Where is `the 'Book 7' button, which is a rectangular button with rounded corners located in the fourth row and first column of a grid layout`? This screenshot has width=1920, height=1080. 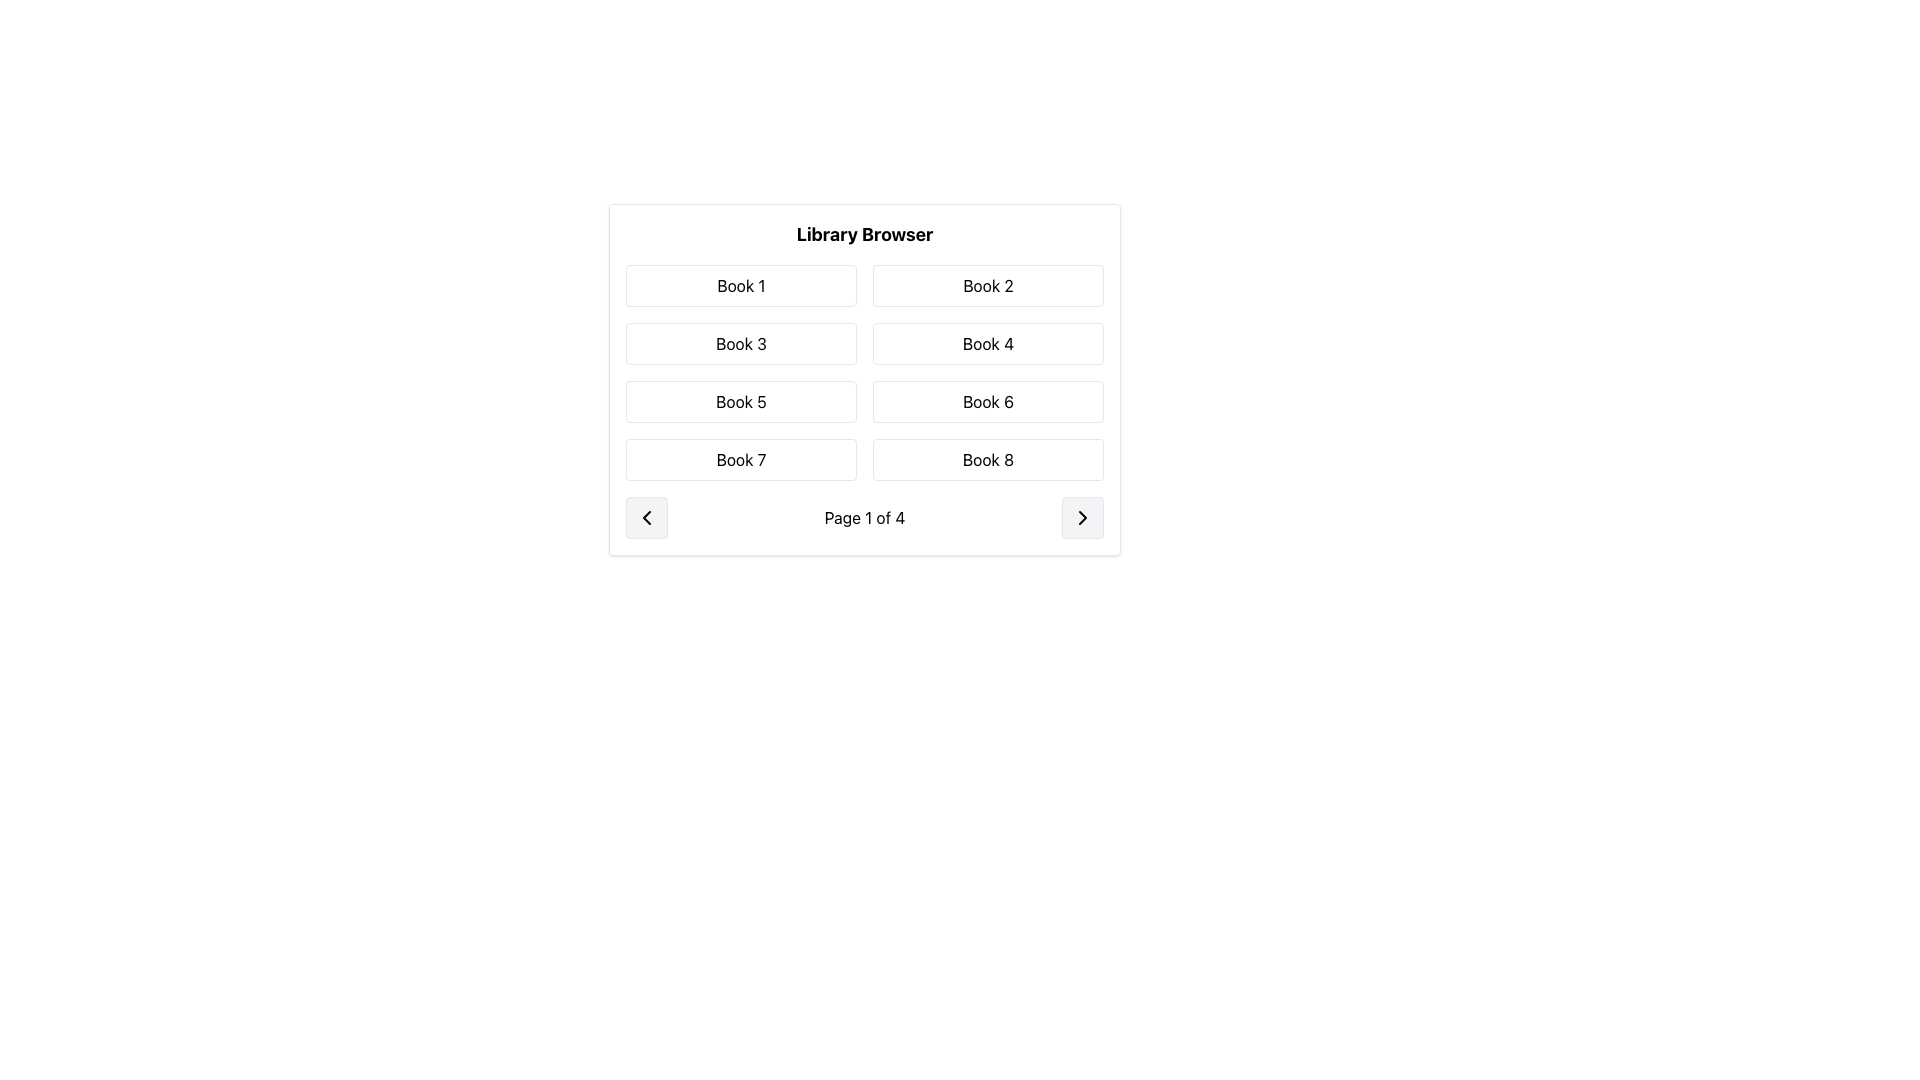
the 'Book 7' button, which is a rectangular button with rounded corners located in the fourth row and first column of a grid layout is located at coordinates (740, 459).